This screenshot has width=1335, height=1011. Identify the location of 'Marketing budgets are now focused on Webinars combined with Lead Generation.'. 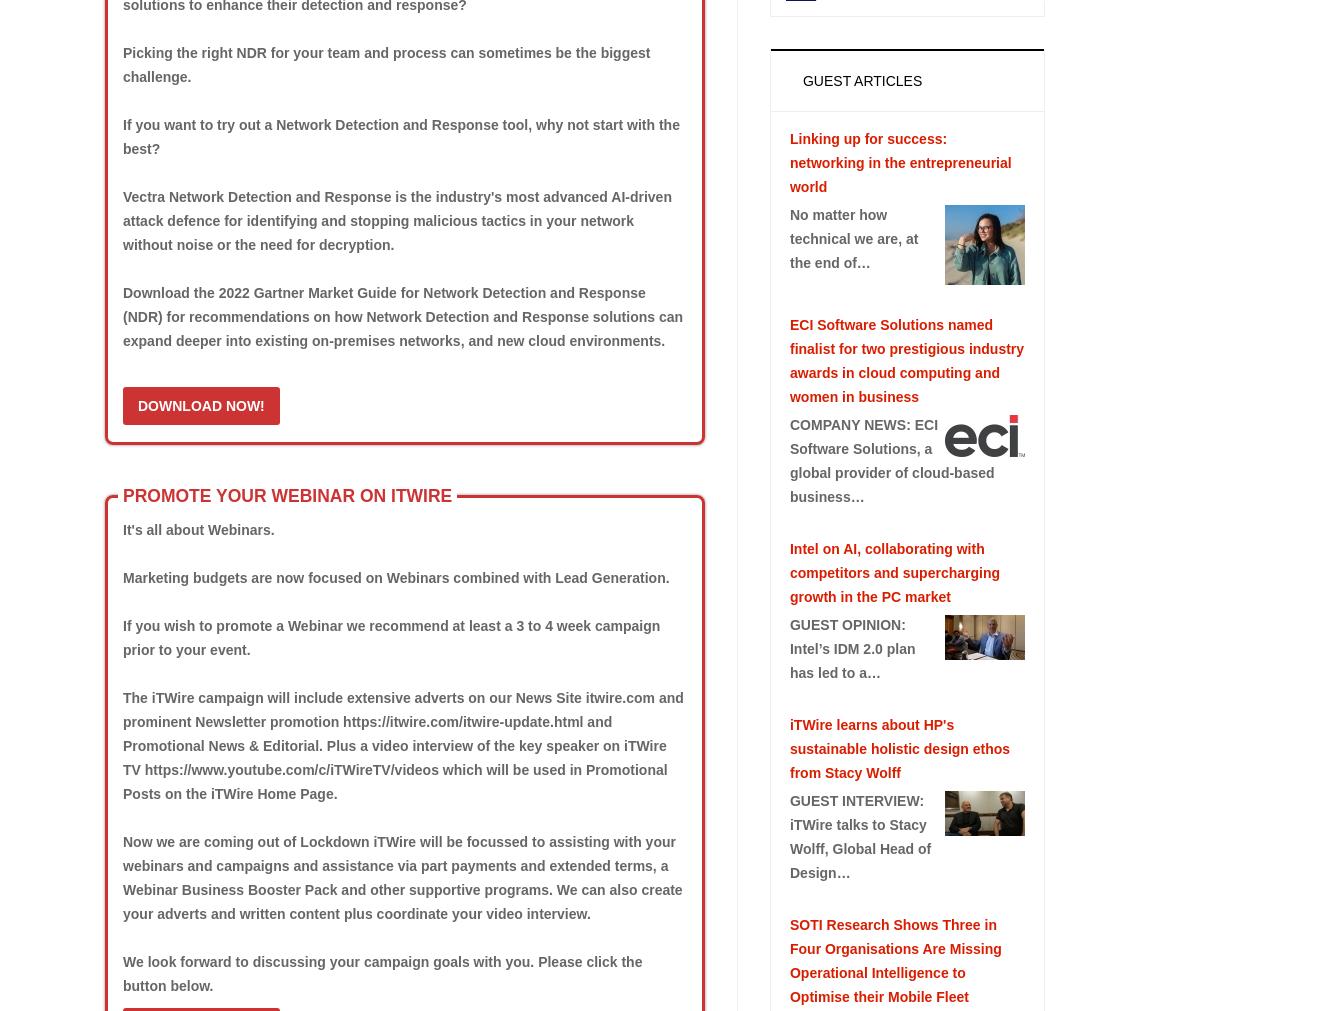
(394, 576).